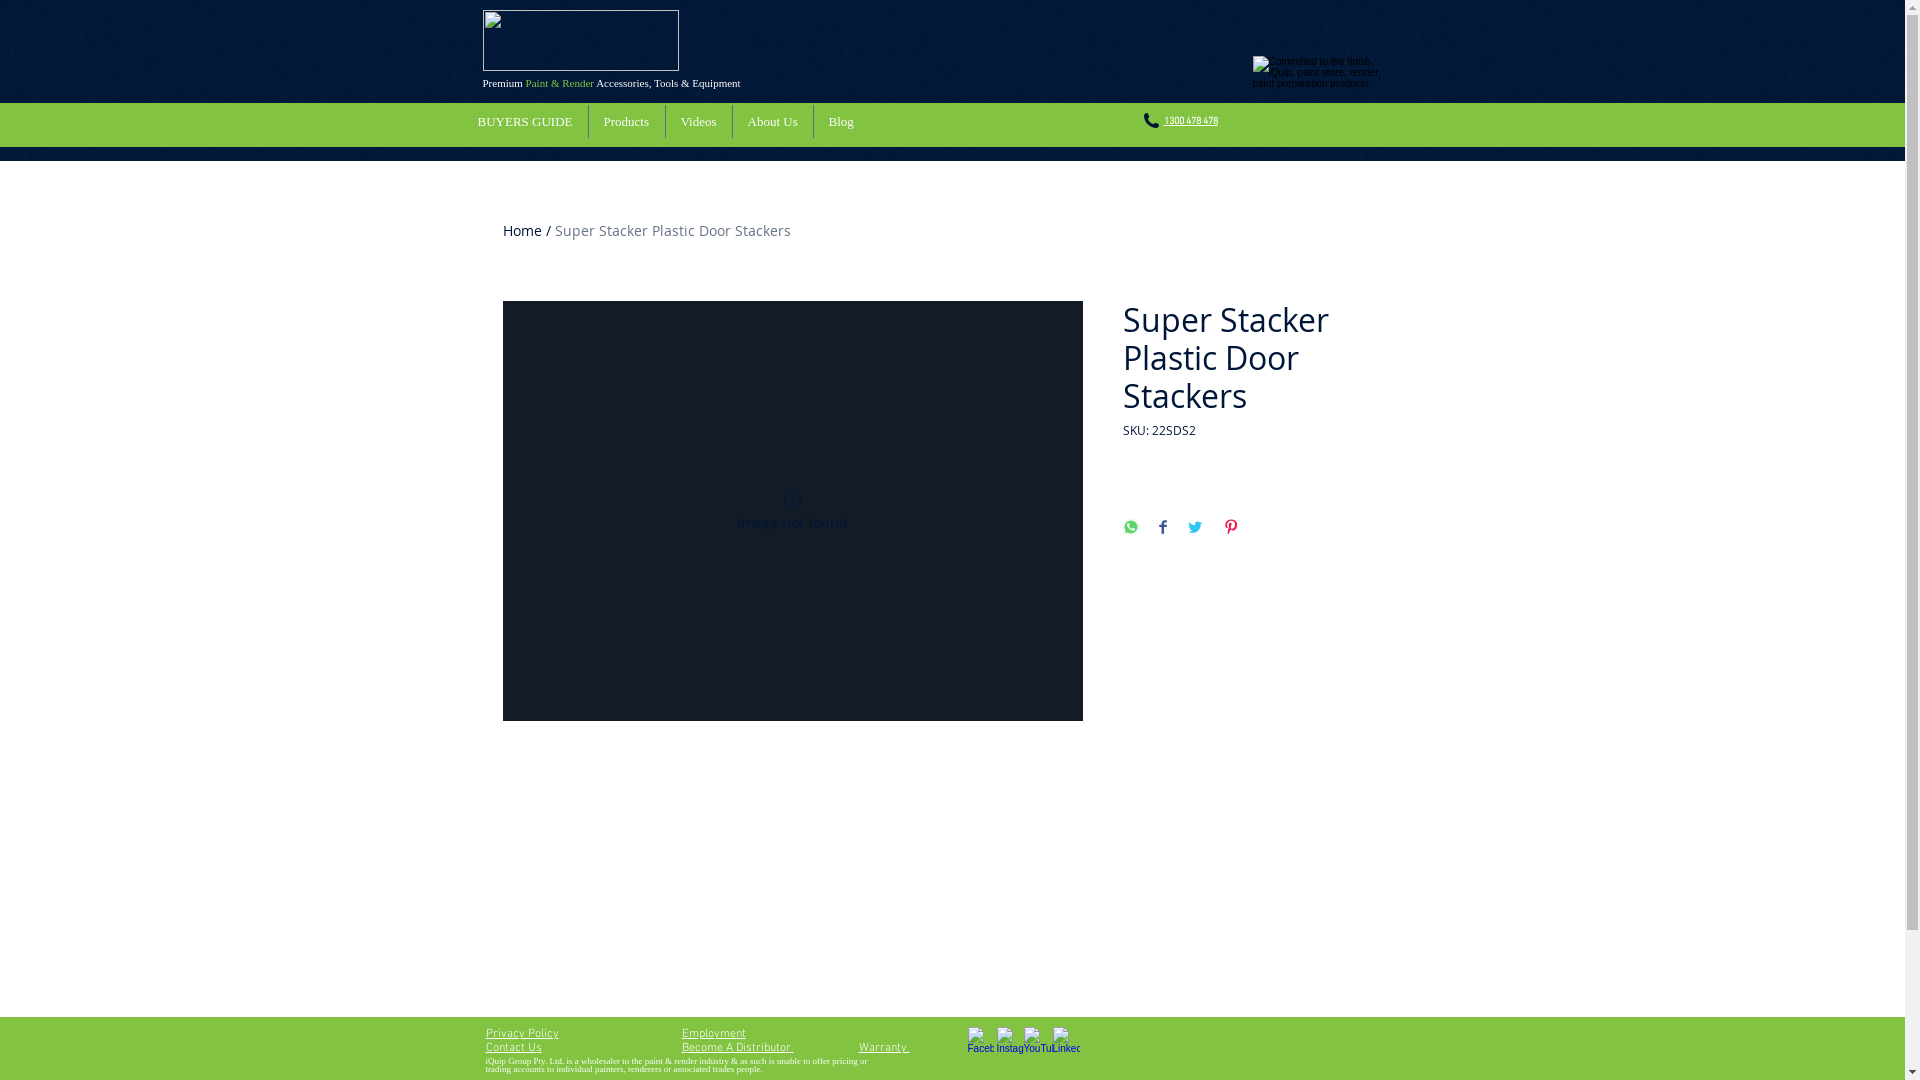 The image size is (1920, 1080). Describe the element at coordinates (681, 1033) in the screenshot. I see `'Employment'` at that location.